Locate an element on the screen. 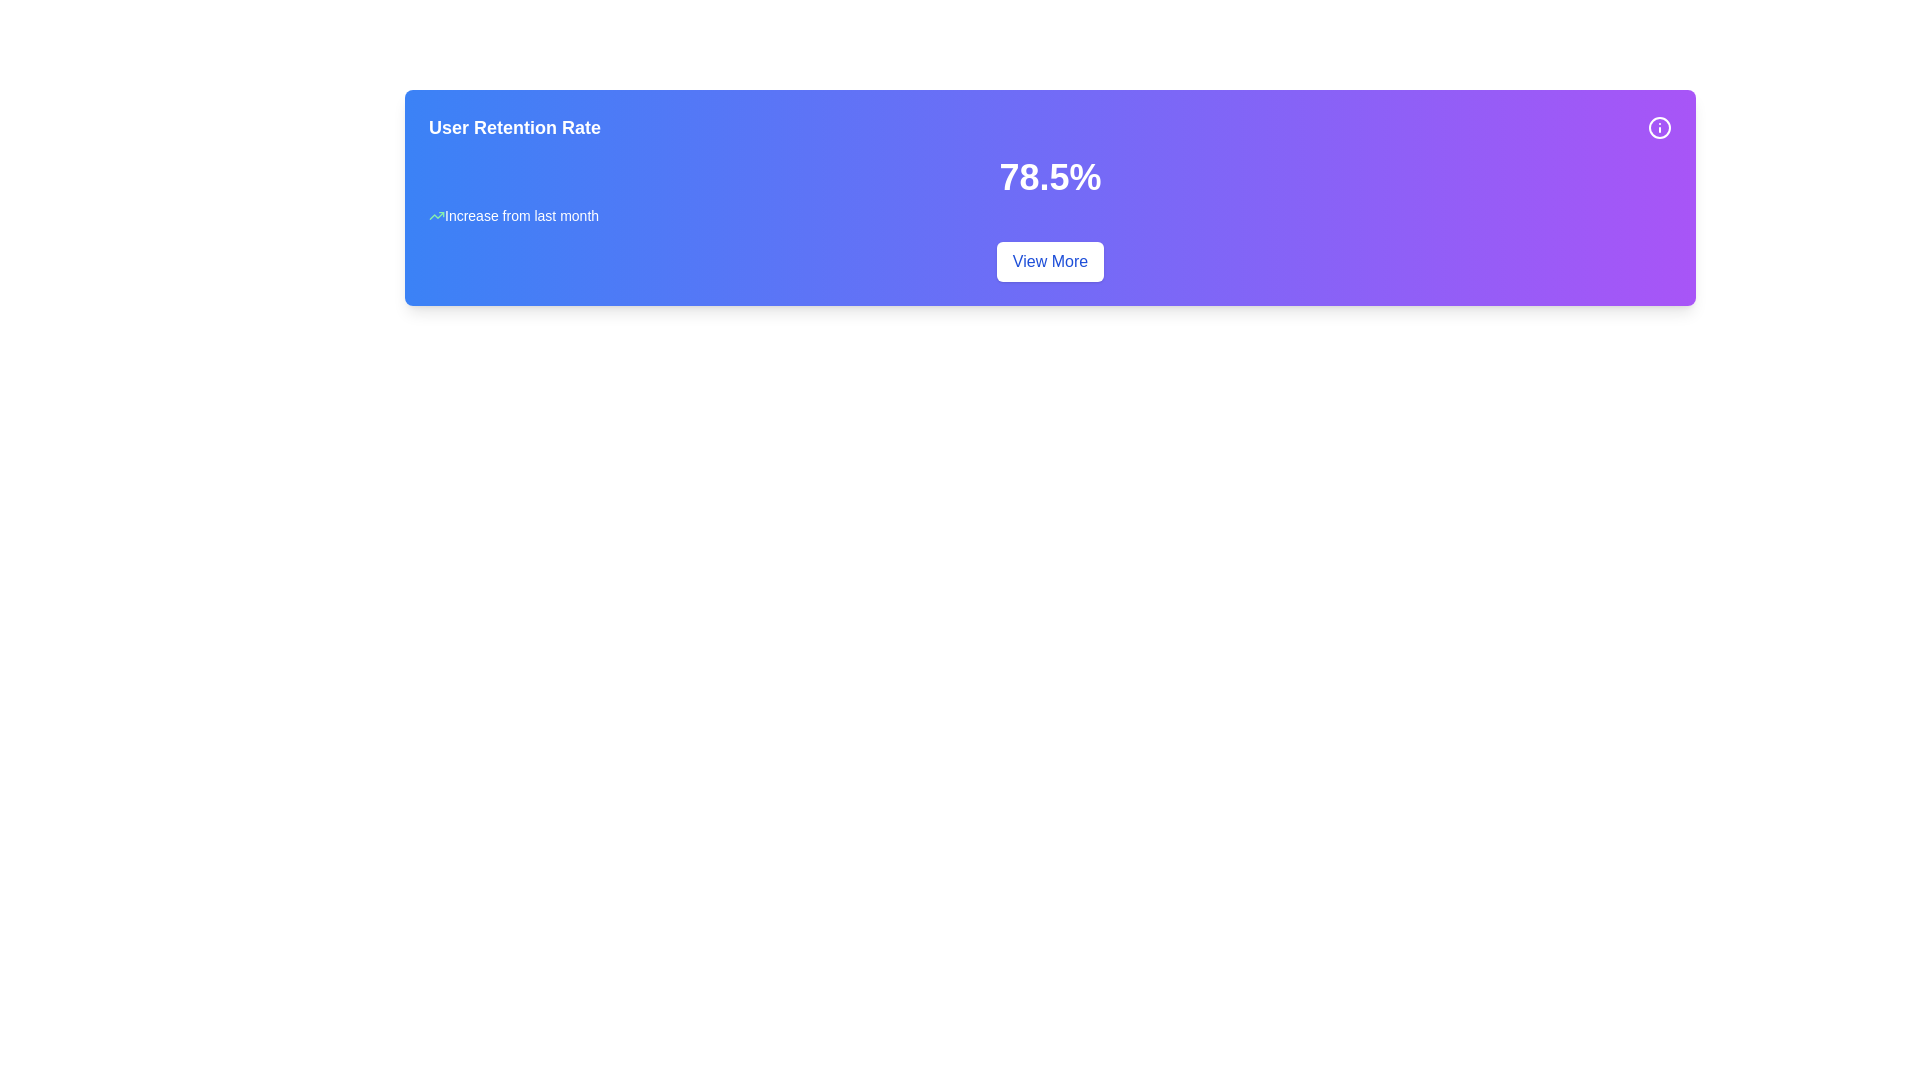 The width and height of the screenshot is (1920, 1080). the small upward trending arrow icon in light green color located to the left of the text labeled 'Increase from last month' is located at coordinates (435, 216).